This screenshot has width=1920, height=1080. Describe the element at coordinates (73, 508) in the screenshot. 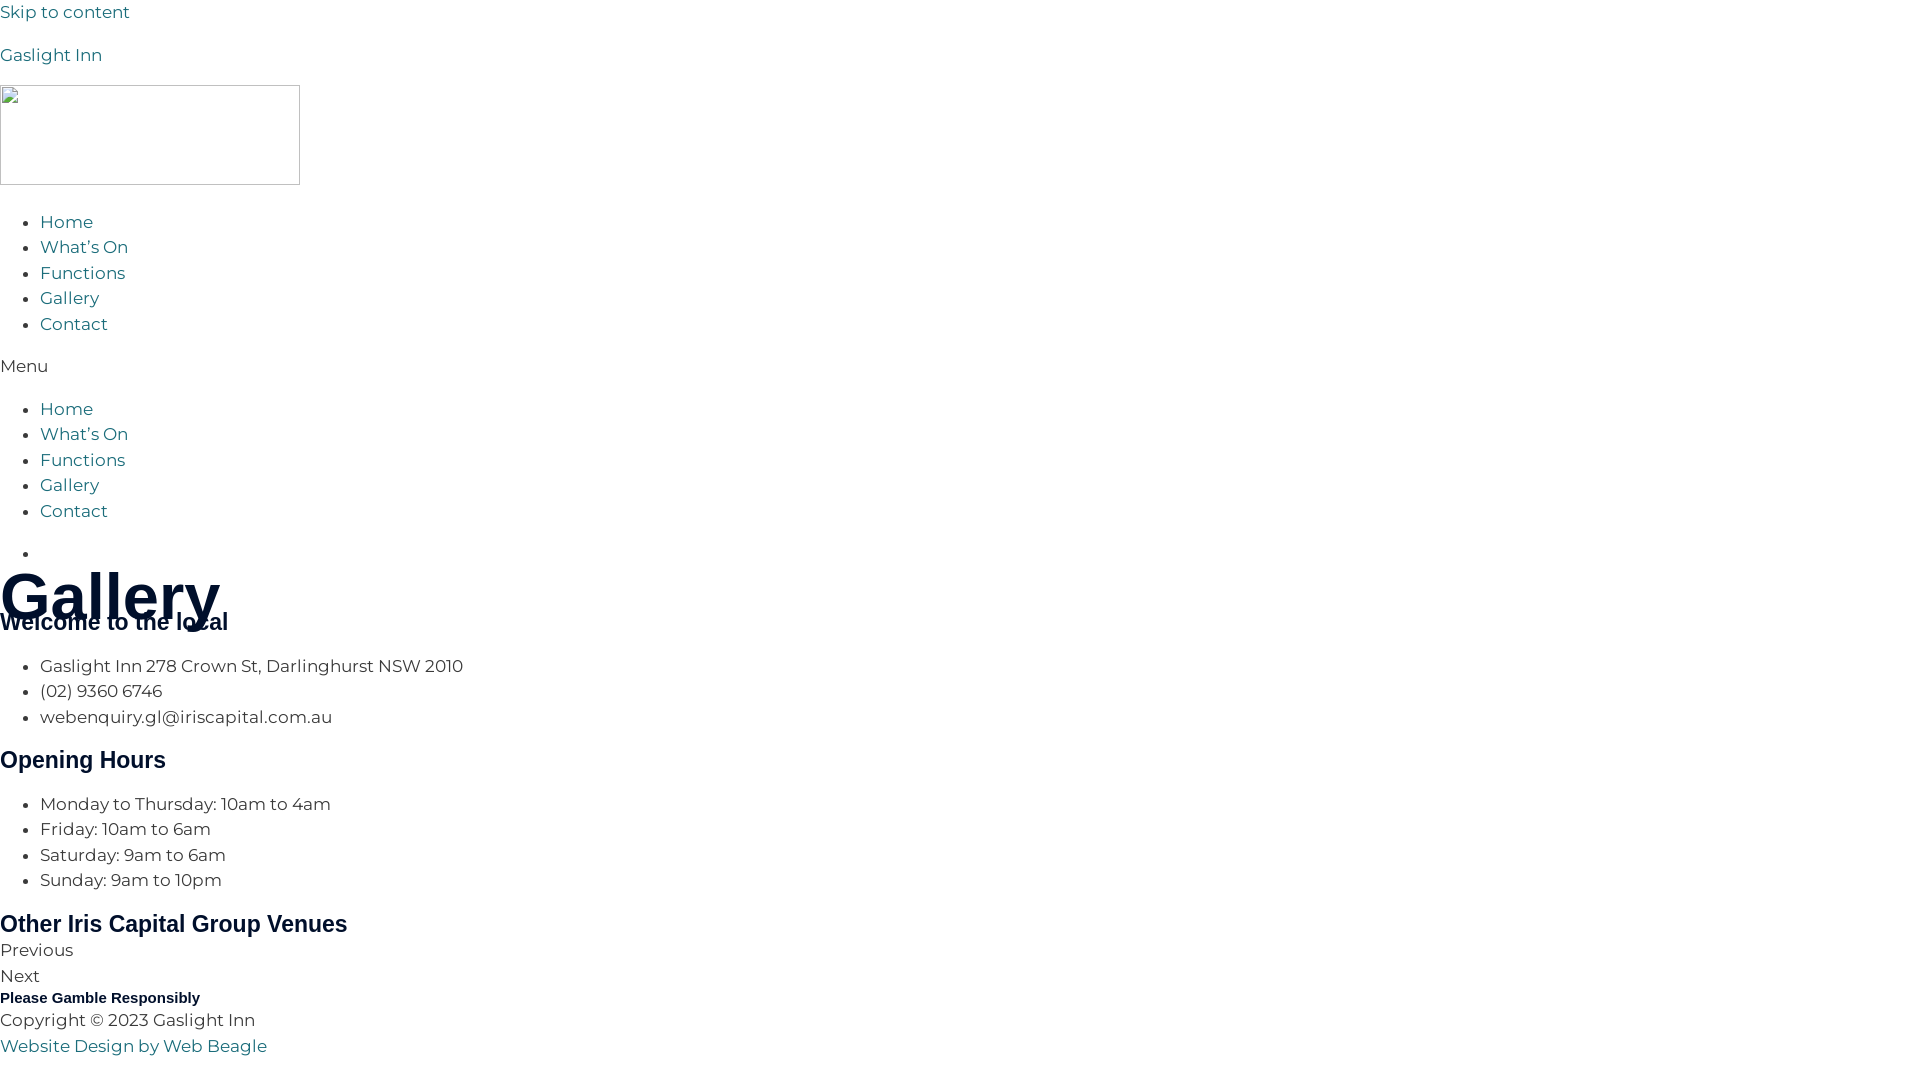

I see `'Contact'` at that location.